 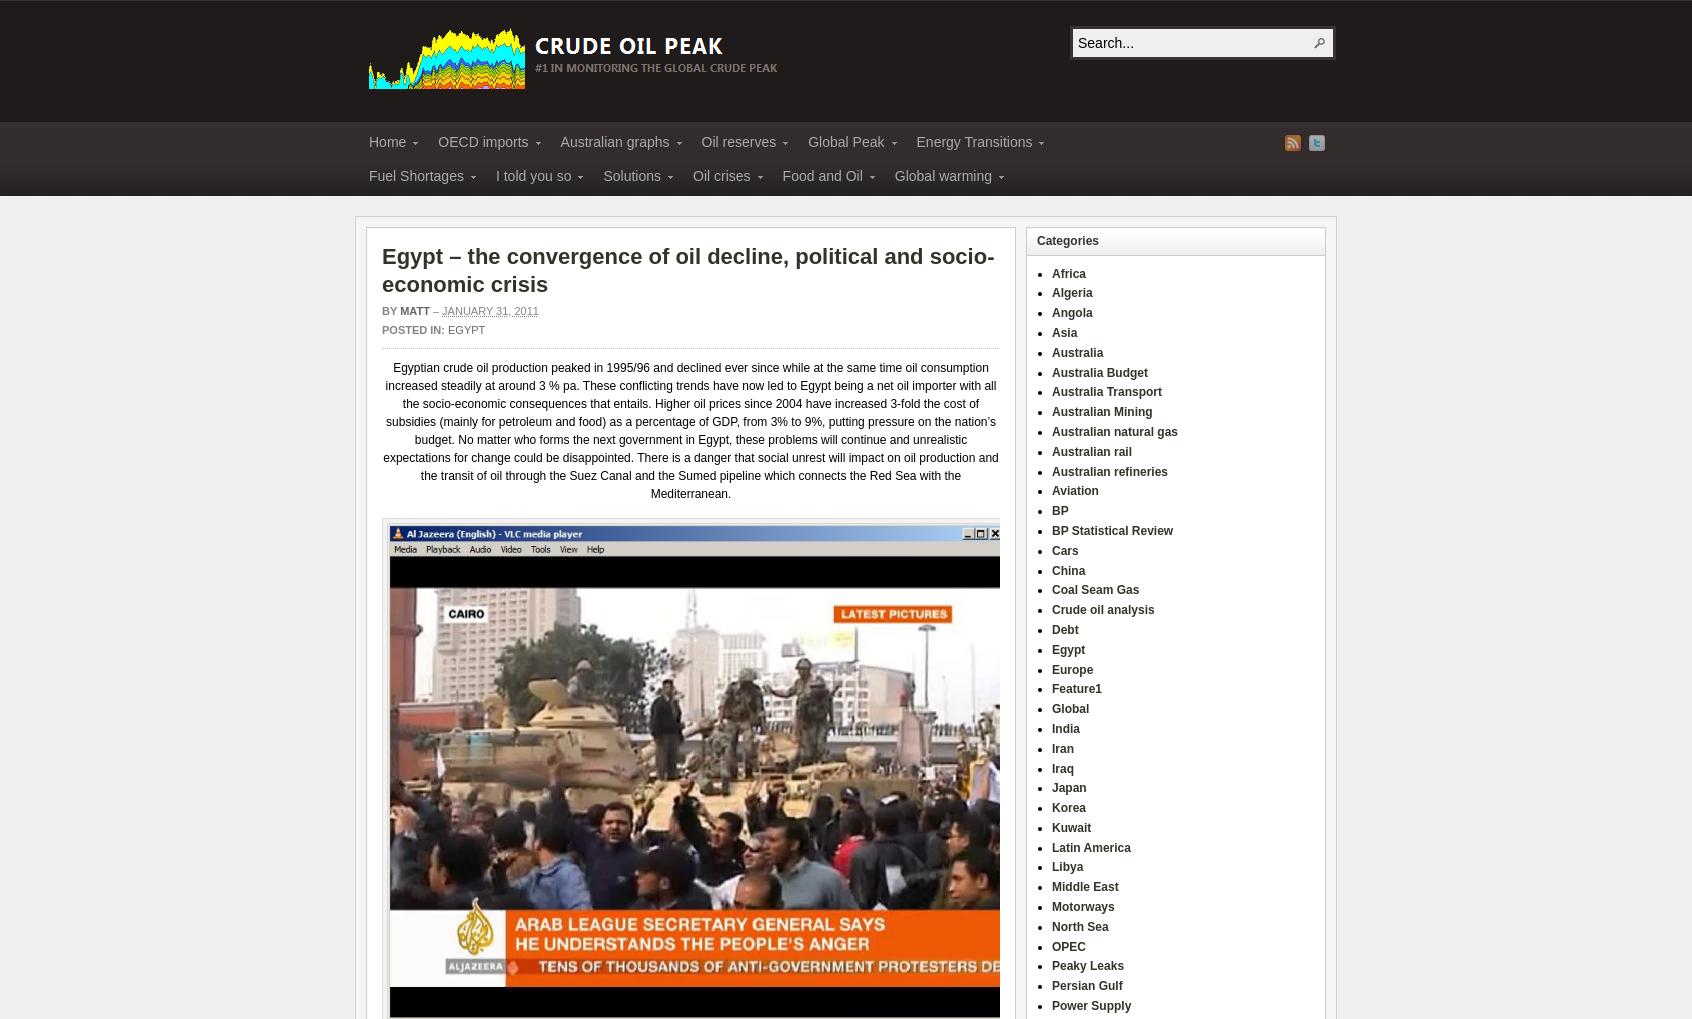 What do you see at coordinates (1101, 410) in the screenshot?
I see `'Australian Mining'` at bounding box center [1101, 410].